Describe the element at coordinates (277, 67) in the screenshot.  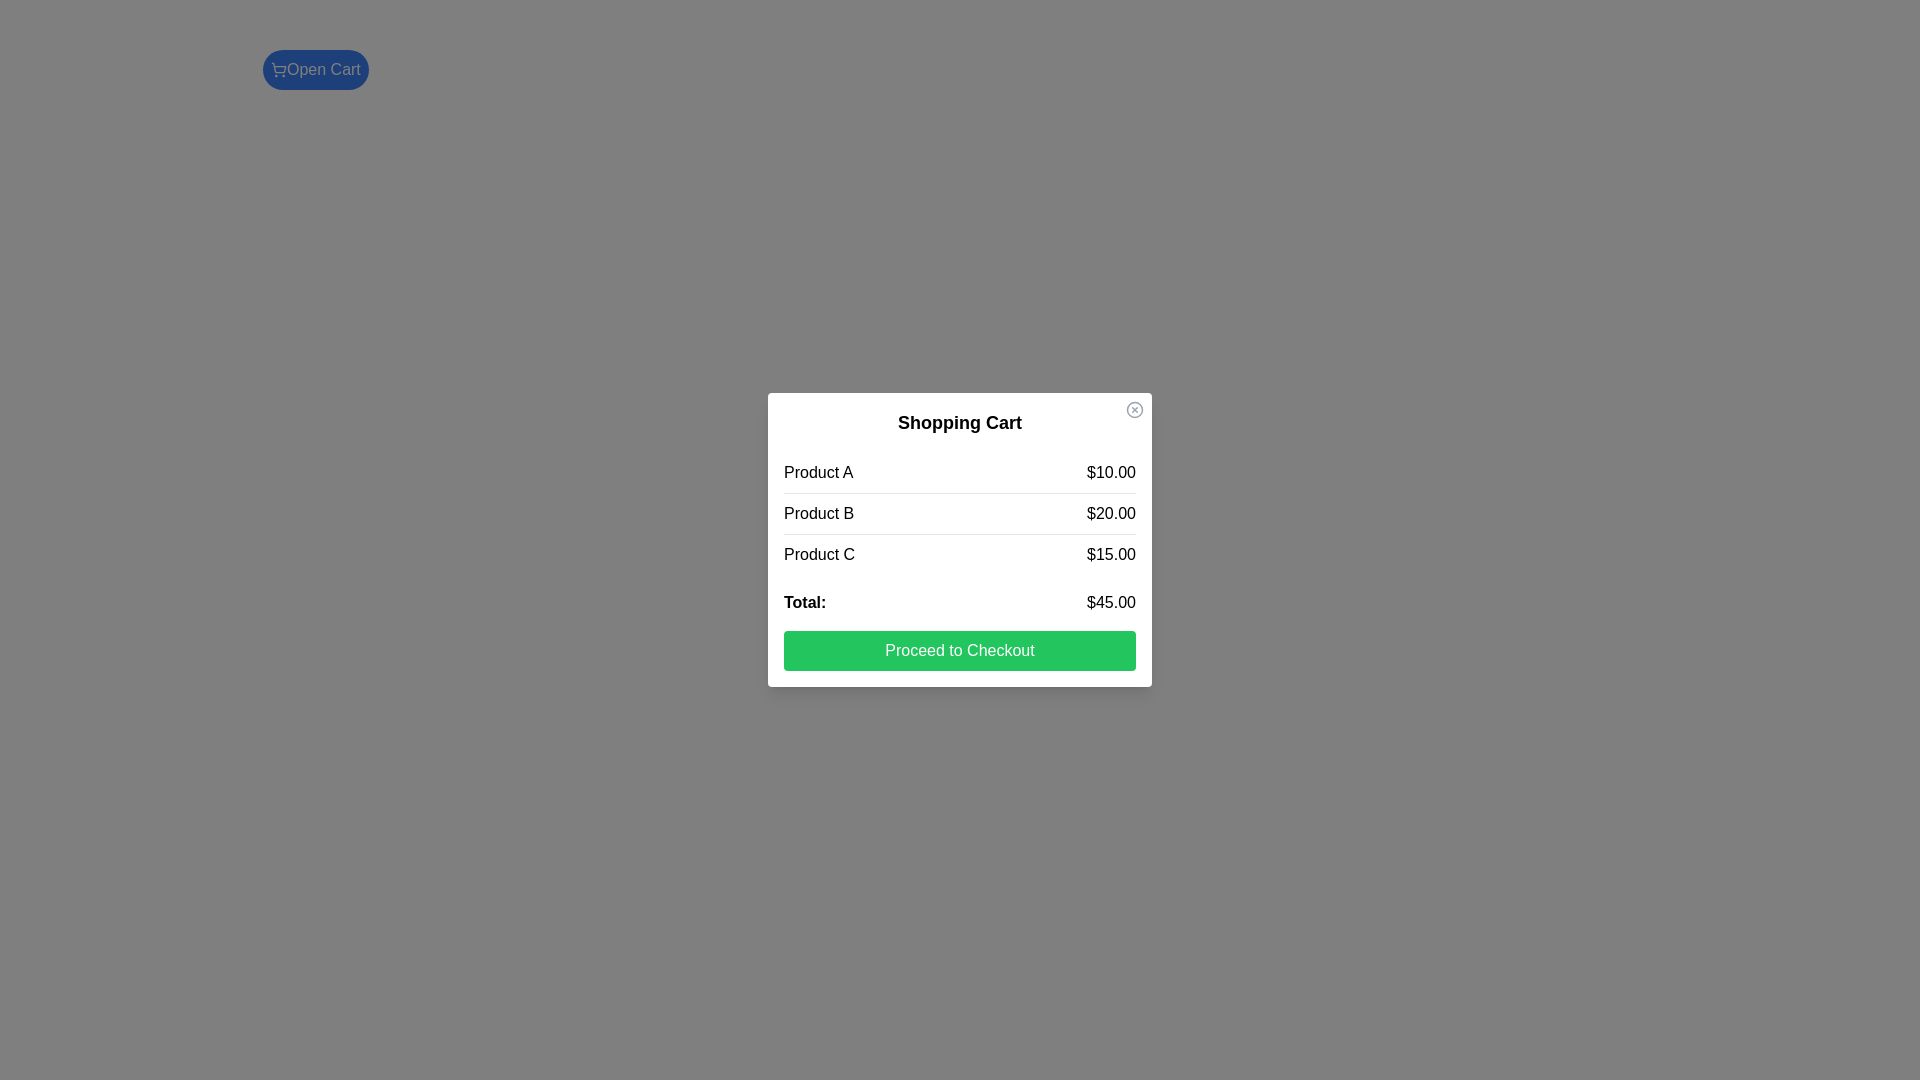
I see `the shopping cart icon, which is a graphical representation used in e-commerce interfaces, featuring a rounded rectangular shape and two wheels at the bottom` at that location.